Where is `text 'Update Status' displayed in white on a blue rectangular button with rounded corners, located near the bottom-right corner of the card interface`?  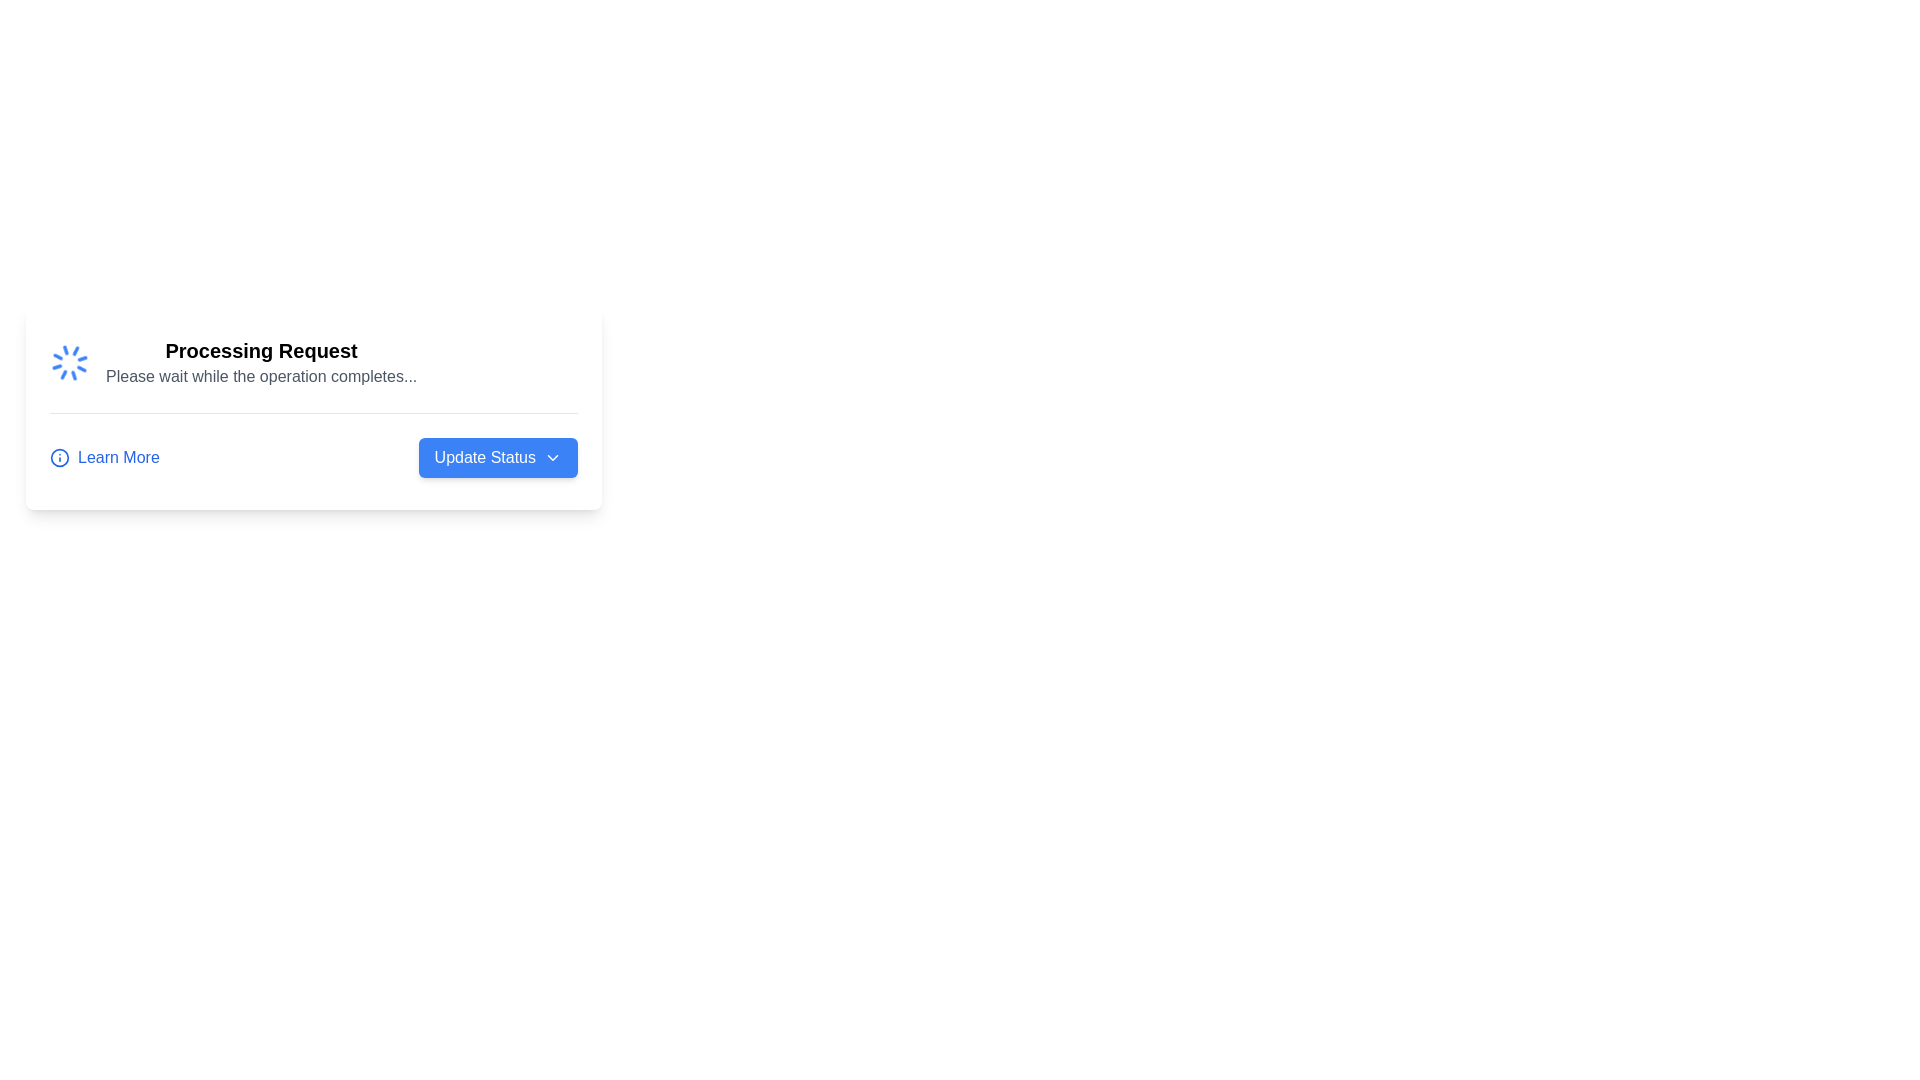 text 'Update Status' displayed in white on a blue rectangular button with rounded corners, located near the bottom-right corner of the card interface is located at coordinates (485, 458).